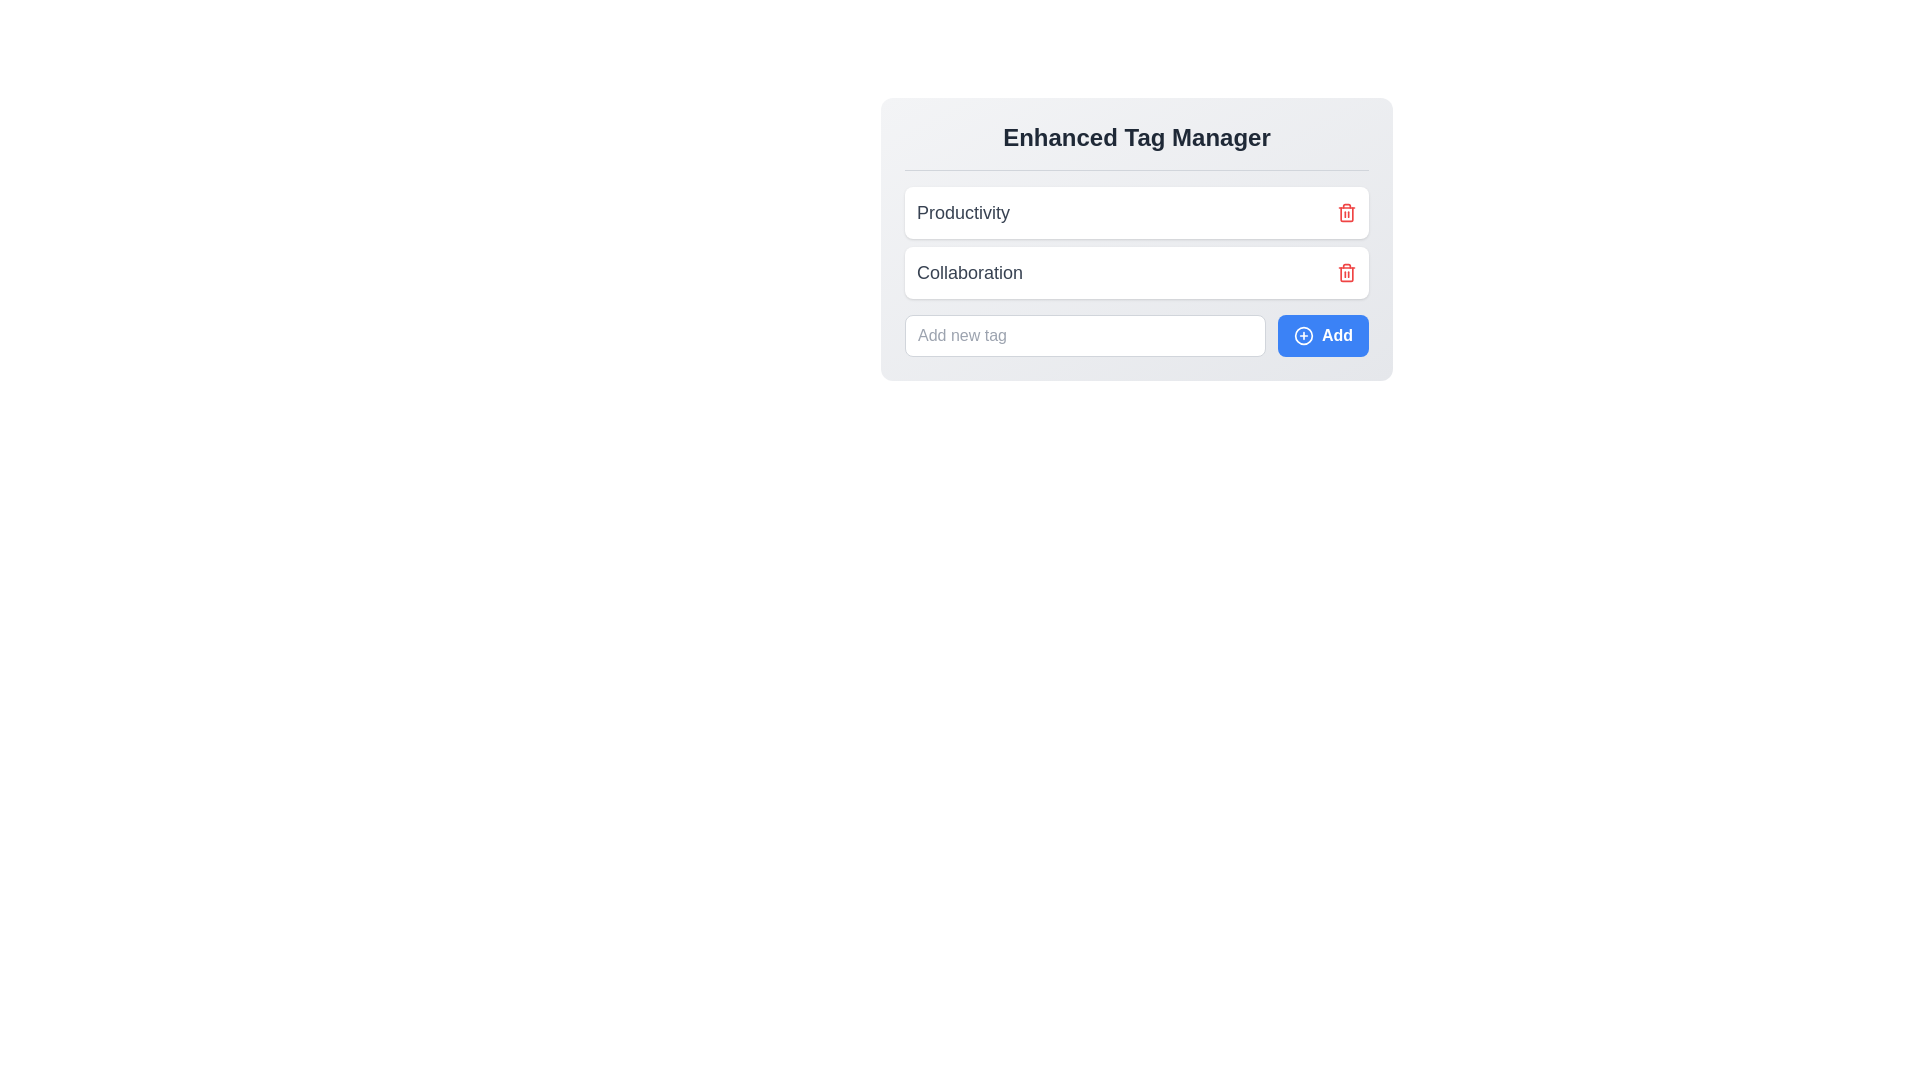 Image resolution: width=1920 pixels, height=1080 pixels. Describe the element at coordinates (1347, 273) in the screenshot. I see `the red-colored trash icon located to the right of the 'Collaboration' label` at that location.